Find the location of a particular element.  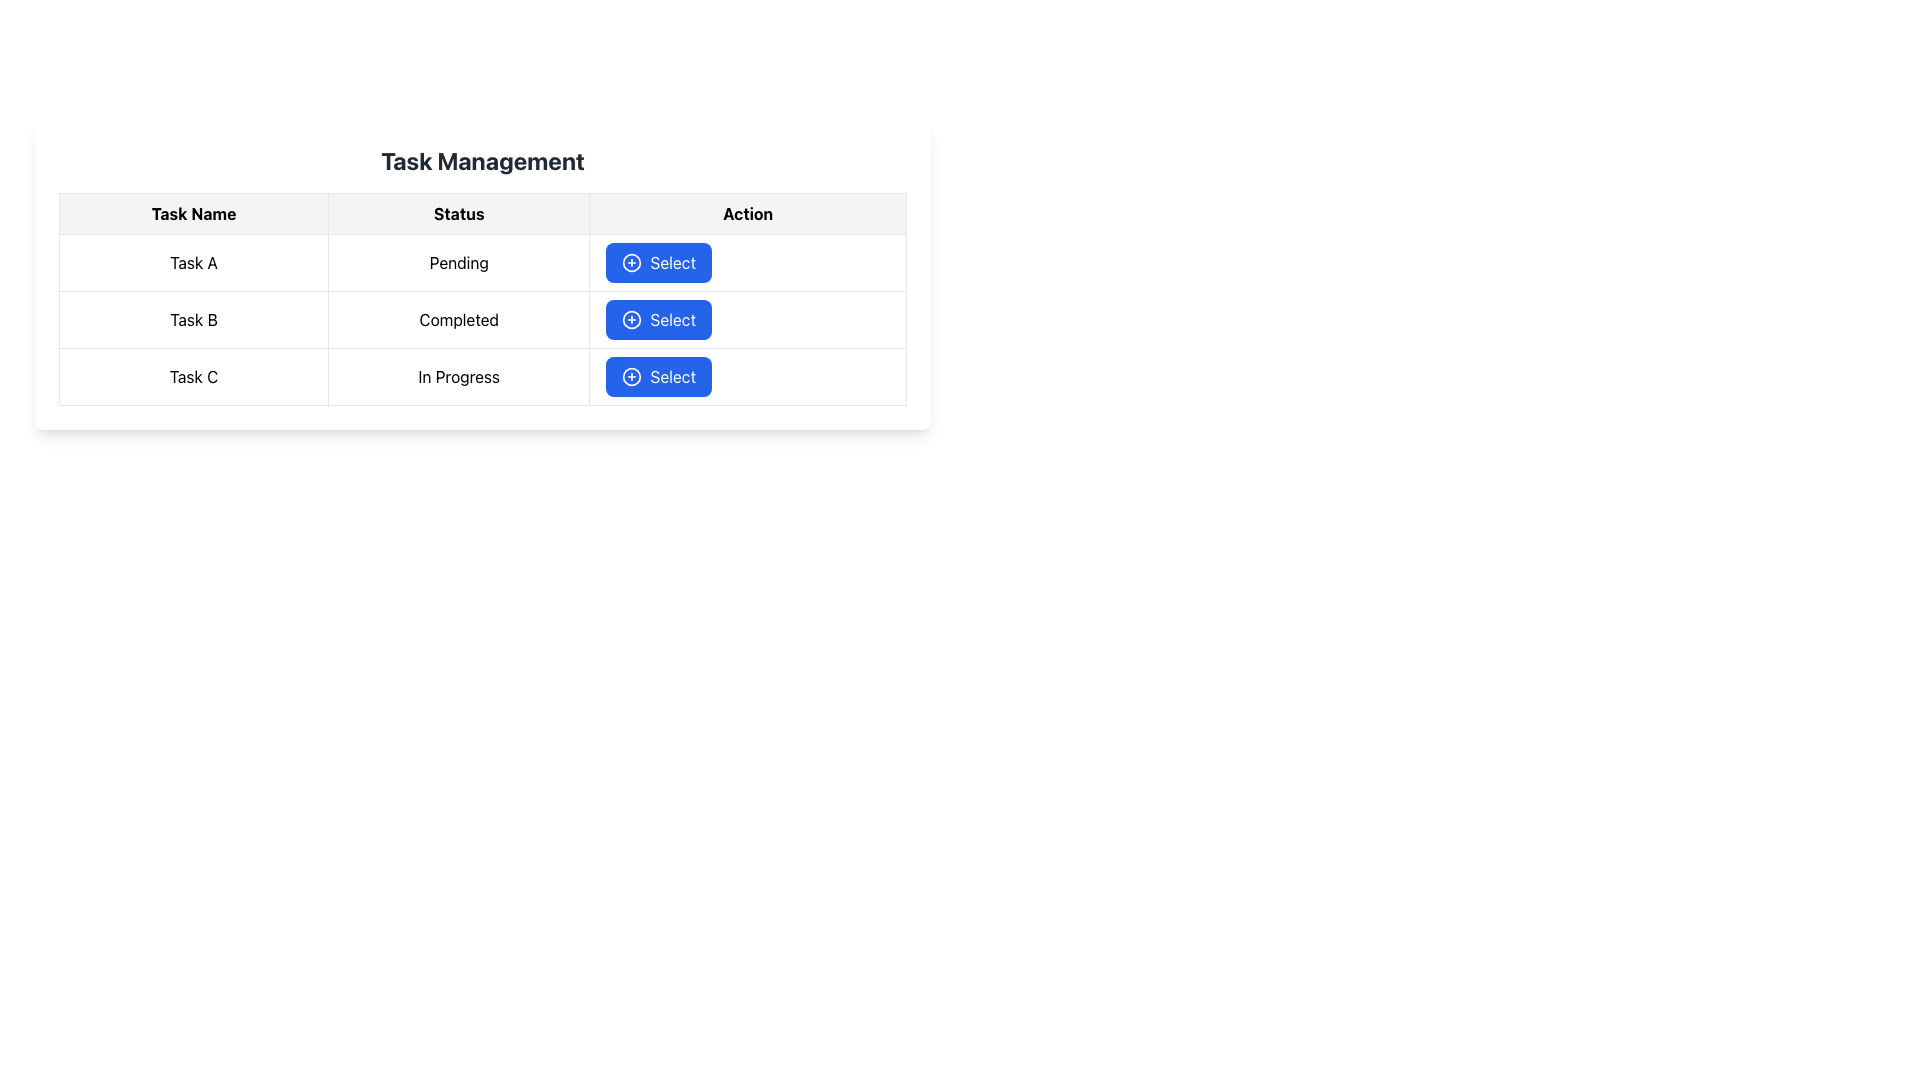

the third row of the task management table that contains 'Task C', 'In Progress', and the blue 'Select' button is located at coordinates (483, 377).